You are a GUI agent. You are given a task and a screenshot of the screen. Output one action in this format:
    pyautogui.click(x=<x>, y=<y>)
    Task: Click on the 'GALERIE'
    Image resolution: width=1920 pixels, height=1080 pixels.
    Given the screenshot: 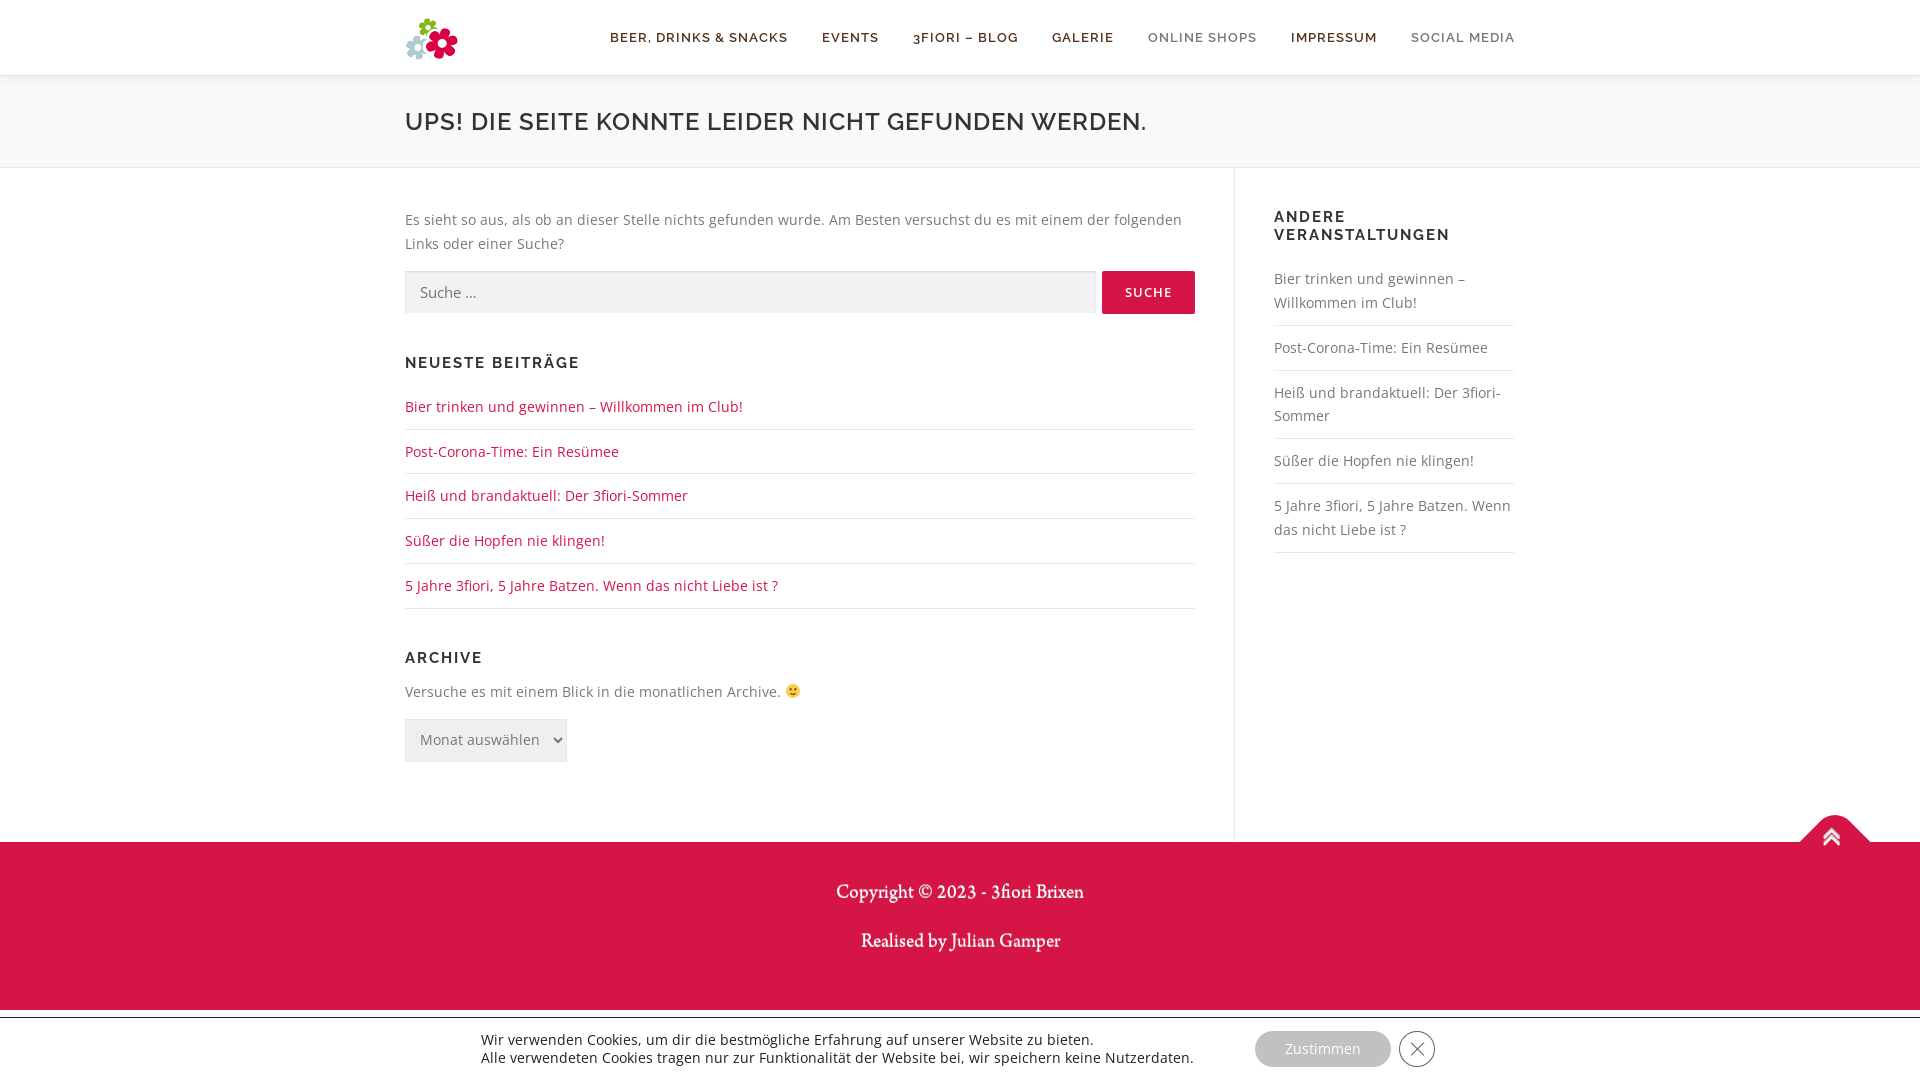 What is the action you would take?
    pyautogui.click(x=1082, y=37)
    